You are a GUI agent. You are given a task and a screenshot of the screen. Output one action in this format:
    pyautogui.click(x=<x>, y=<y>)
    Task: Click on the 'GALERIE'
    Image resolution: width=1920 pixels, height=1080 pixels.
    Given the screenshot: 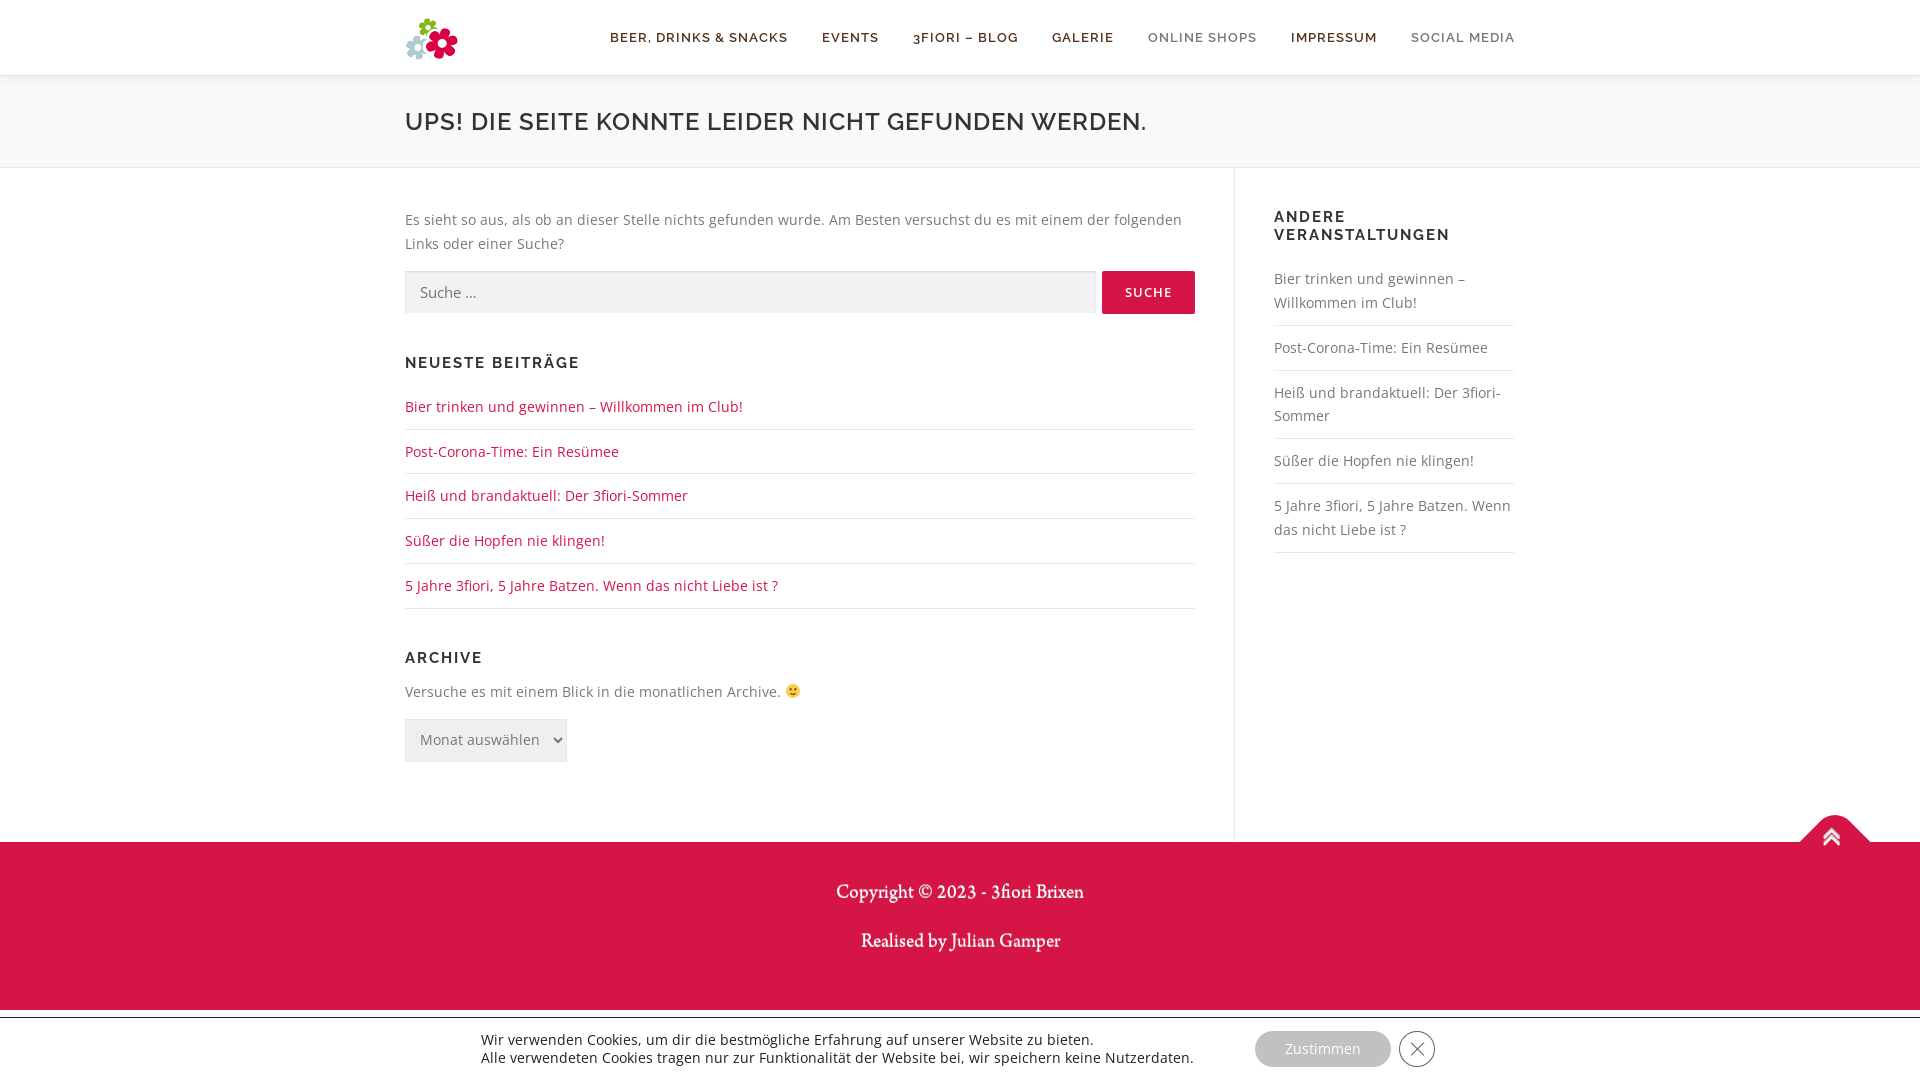 What is the action you would take?
    pyautogui.click(x=1082, y=37)
    